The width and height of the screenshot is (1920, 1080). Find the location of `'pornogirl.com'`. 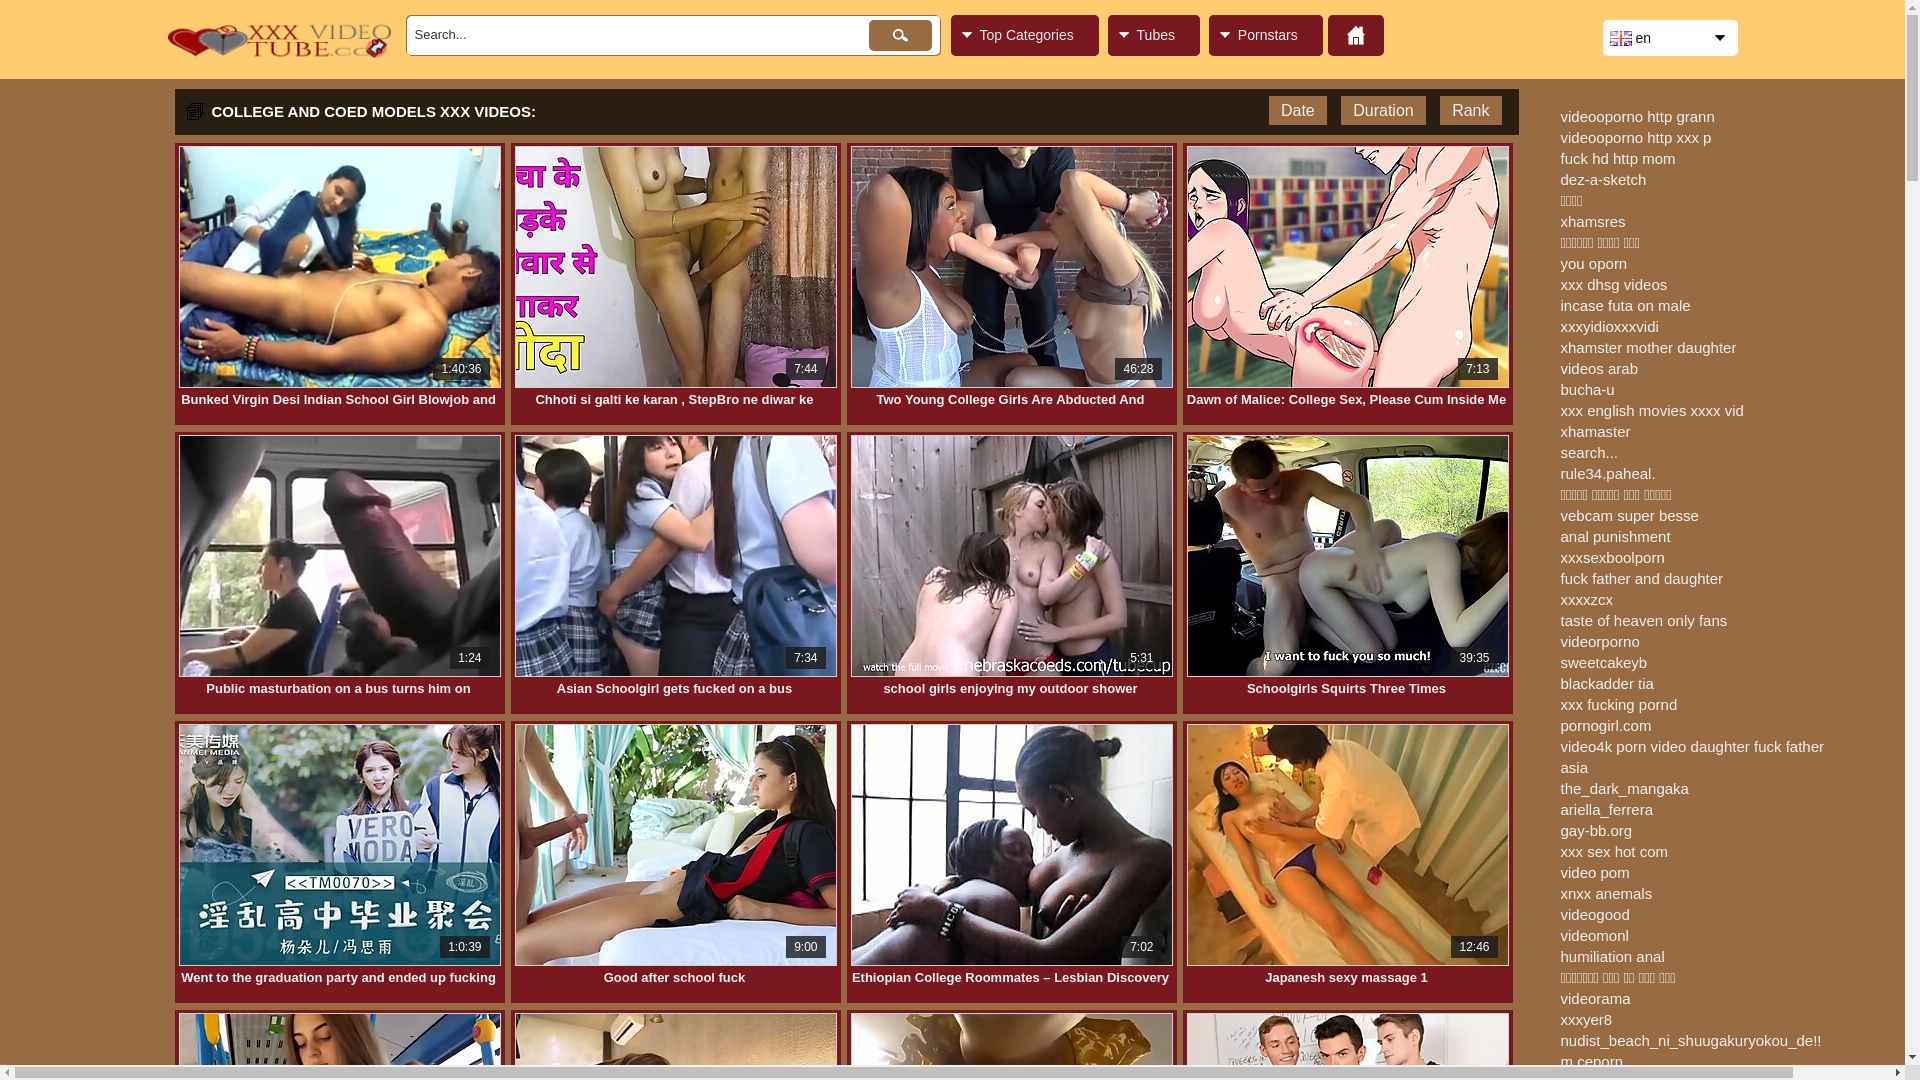

'pornogirl.com' is located at coordinates (1605, 725).